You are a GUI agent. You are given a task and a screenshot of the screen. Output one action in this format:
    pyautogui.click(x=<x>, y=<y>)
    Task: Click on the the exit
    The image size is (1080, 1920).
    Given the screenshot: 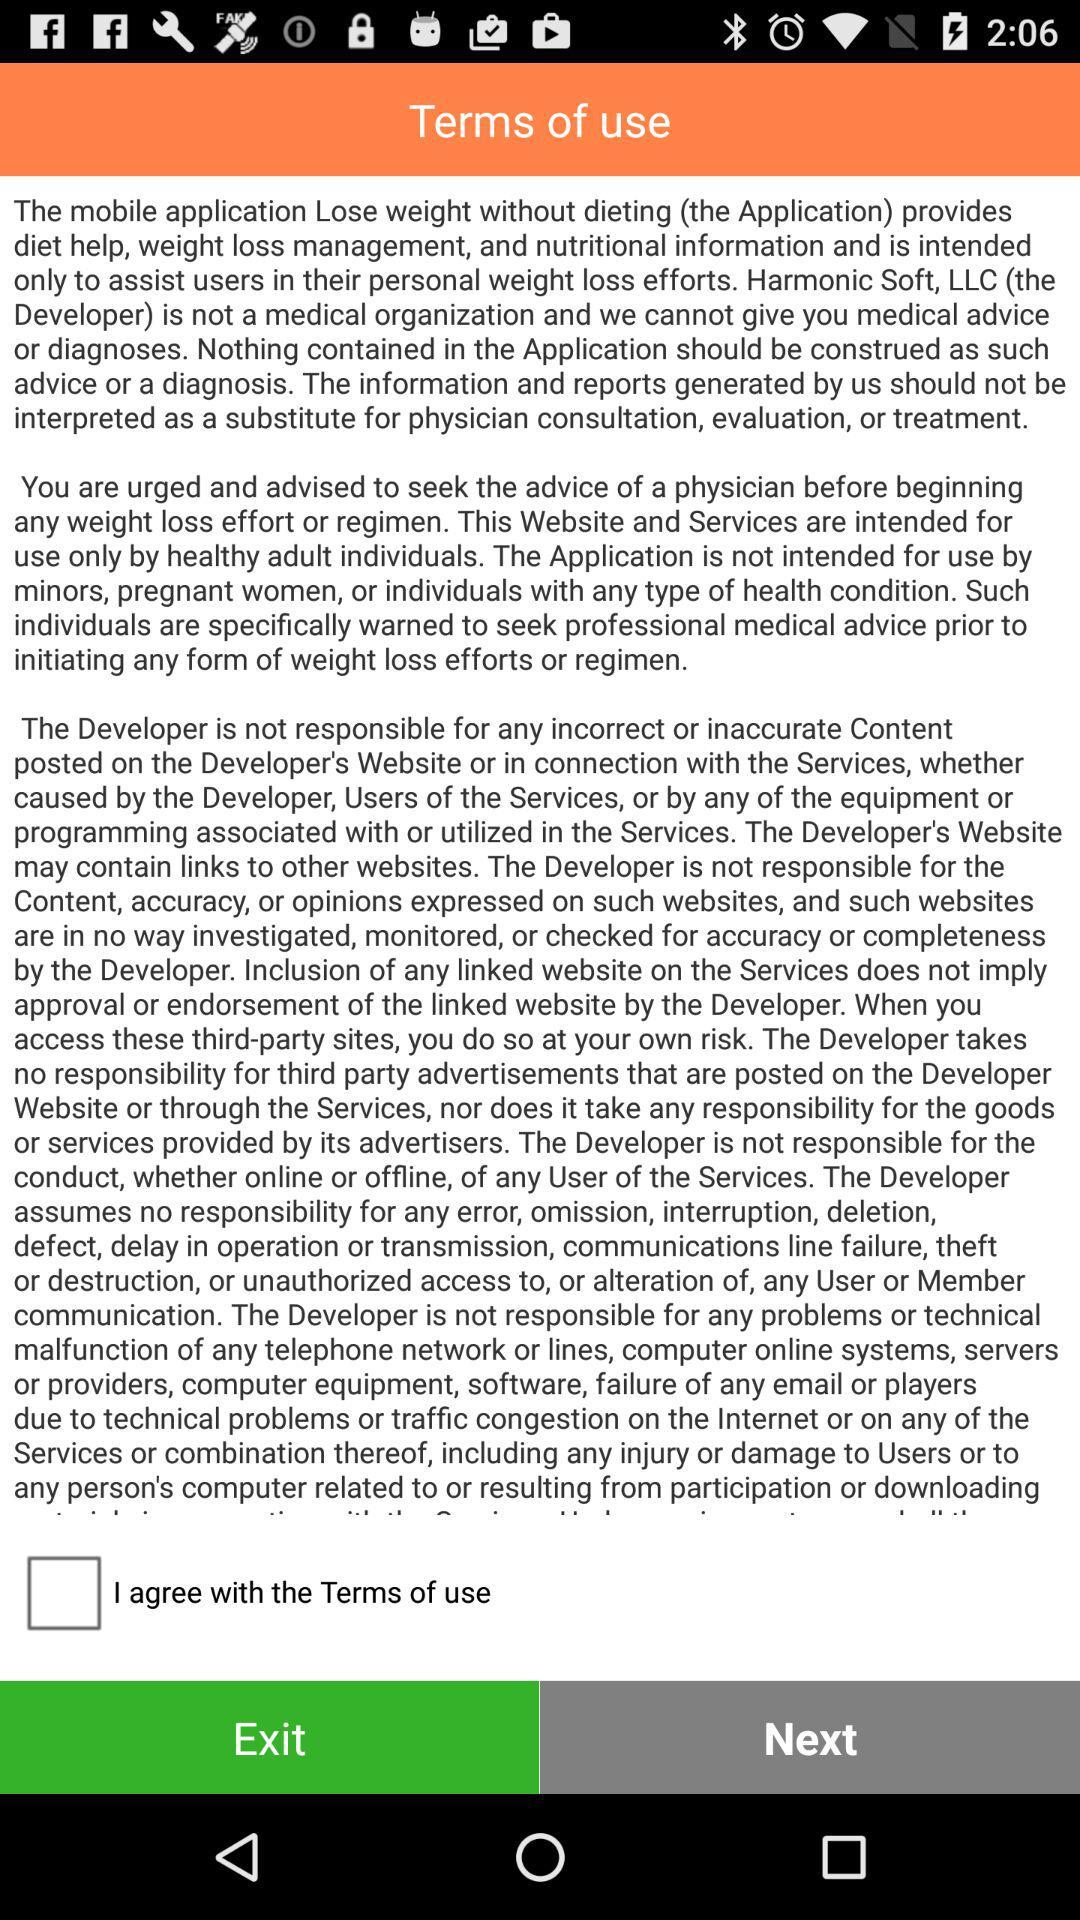 What is the action you would take?
    pyautogui.click(x=268, y=1736)
    